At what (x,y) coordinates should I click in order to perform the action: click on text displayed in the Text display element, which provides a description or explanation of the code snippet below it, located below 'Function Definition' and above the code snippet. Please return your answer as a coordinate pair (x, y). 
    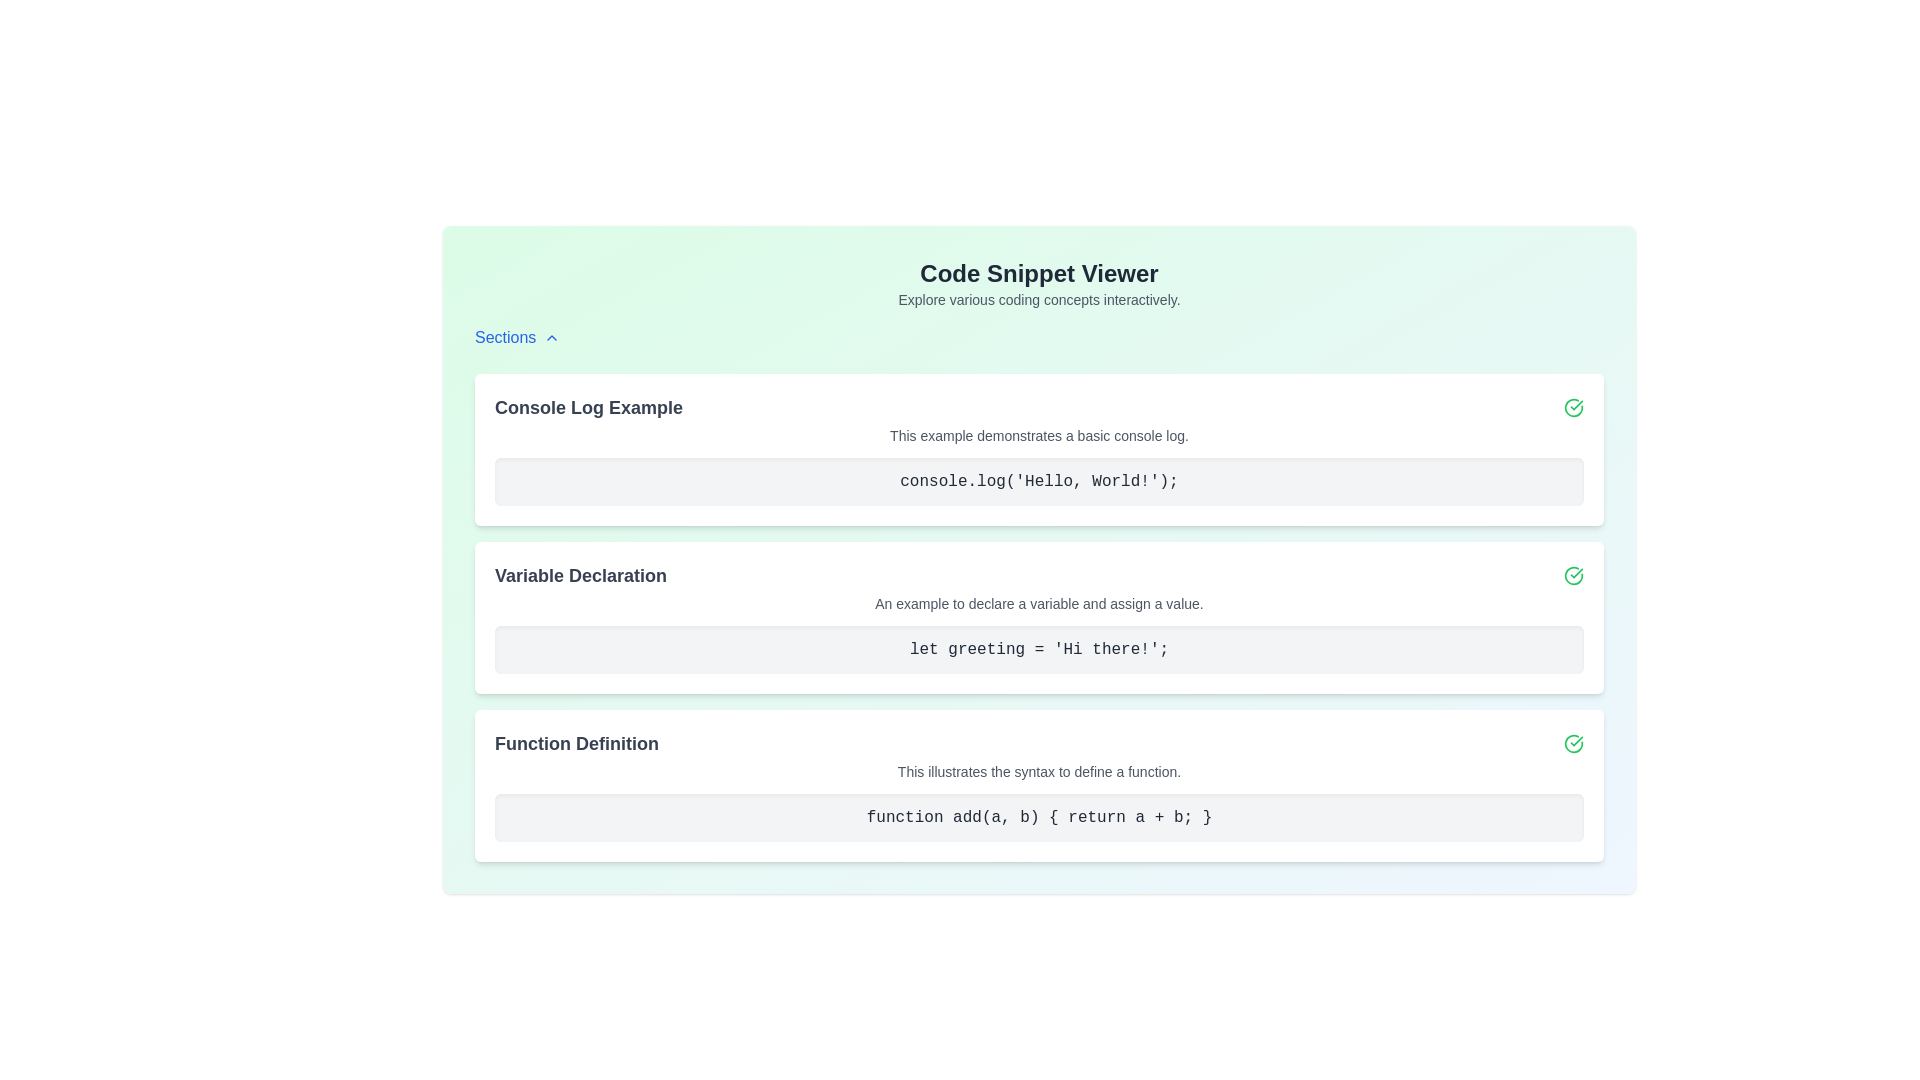
    Looking at the image, I should click on (1039, 770).